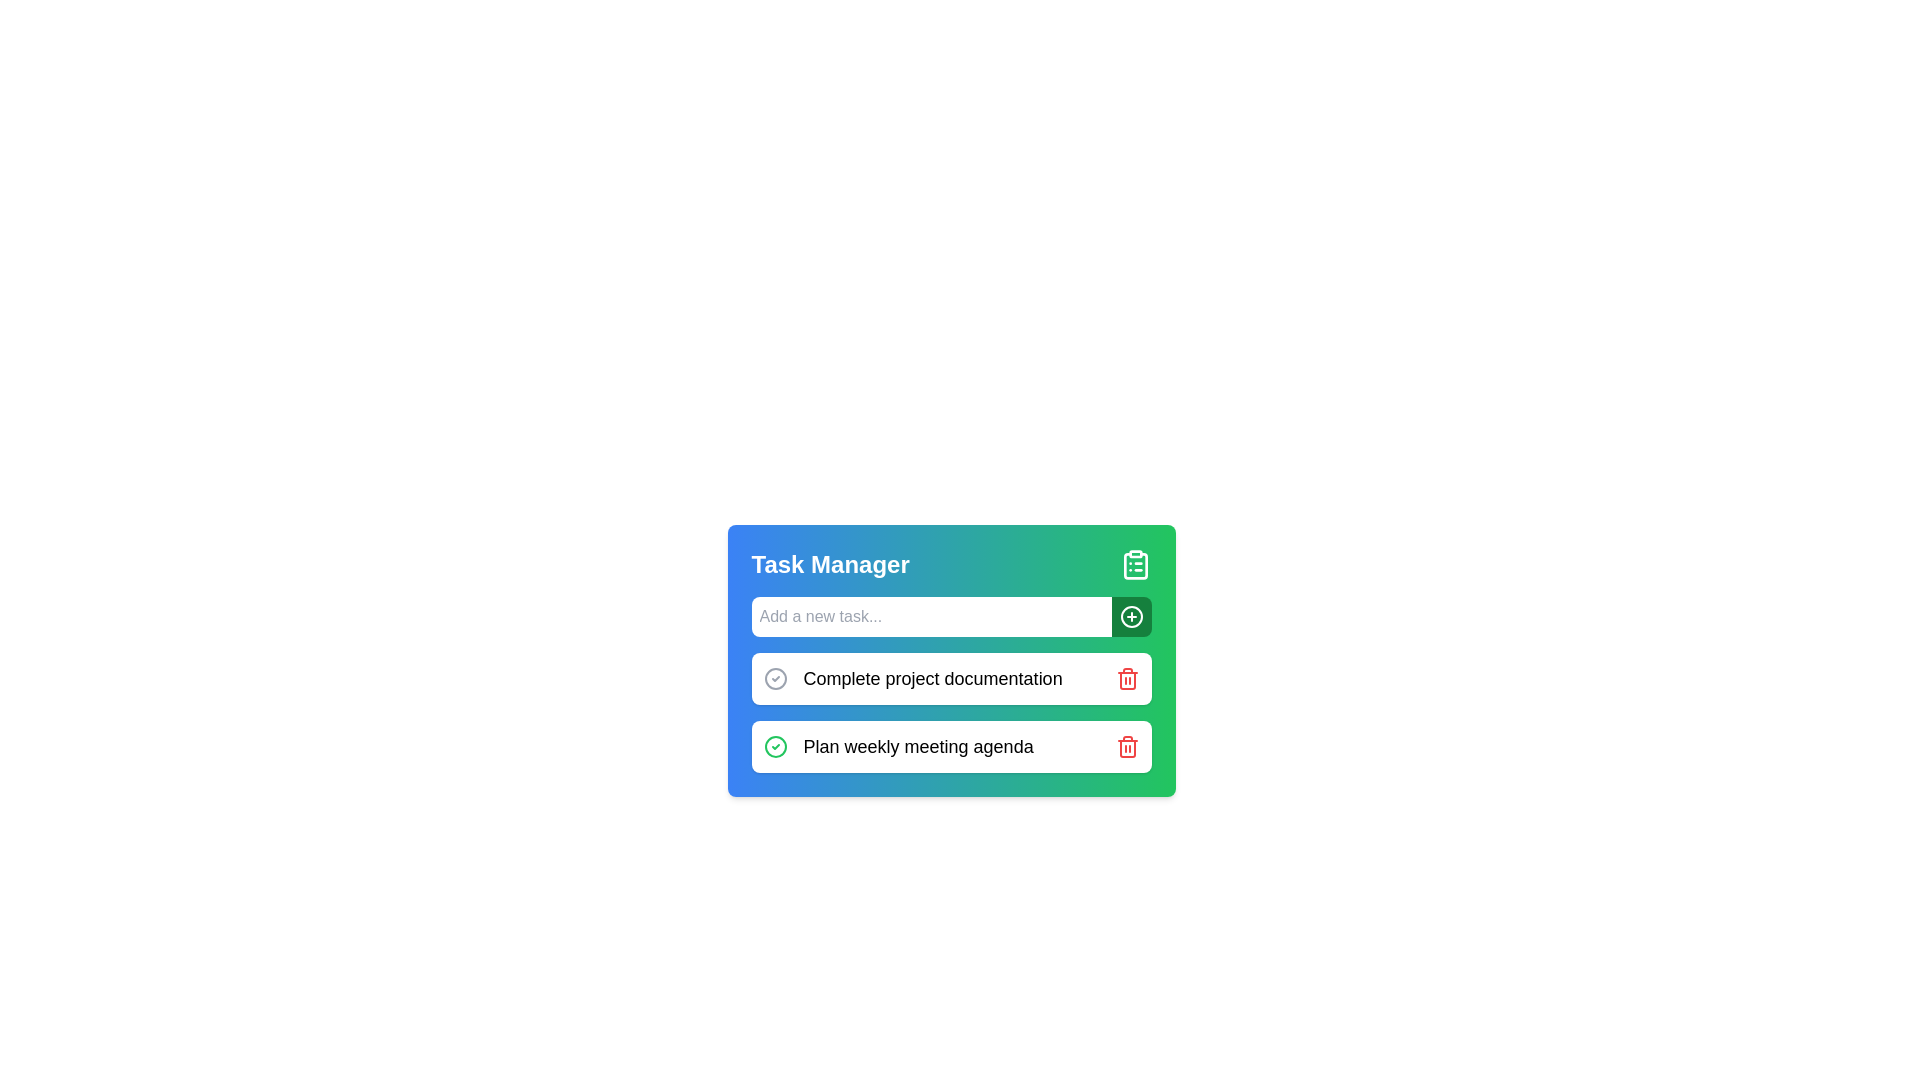  Describe the element at coordinates (774, 747) in the screenshot. I see `the green circle icon with a checkmark inside, which indicates a completed task, located` at that location.